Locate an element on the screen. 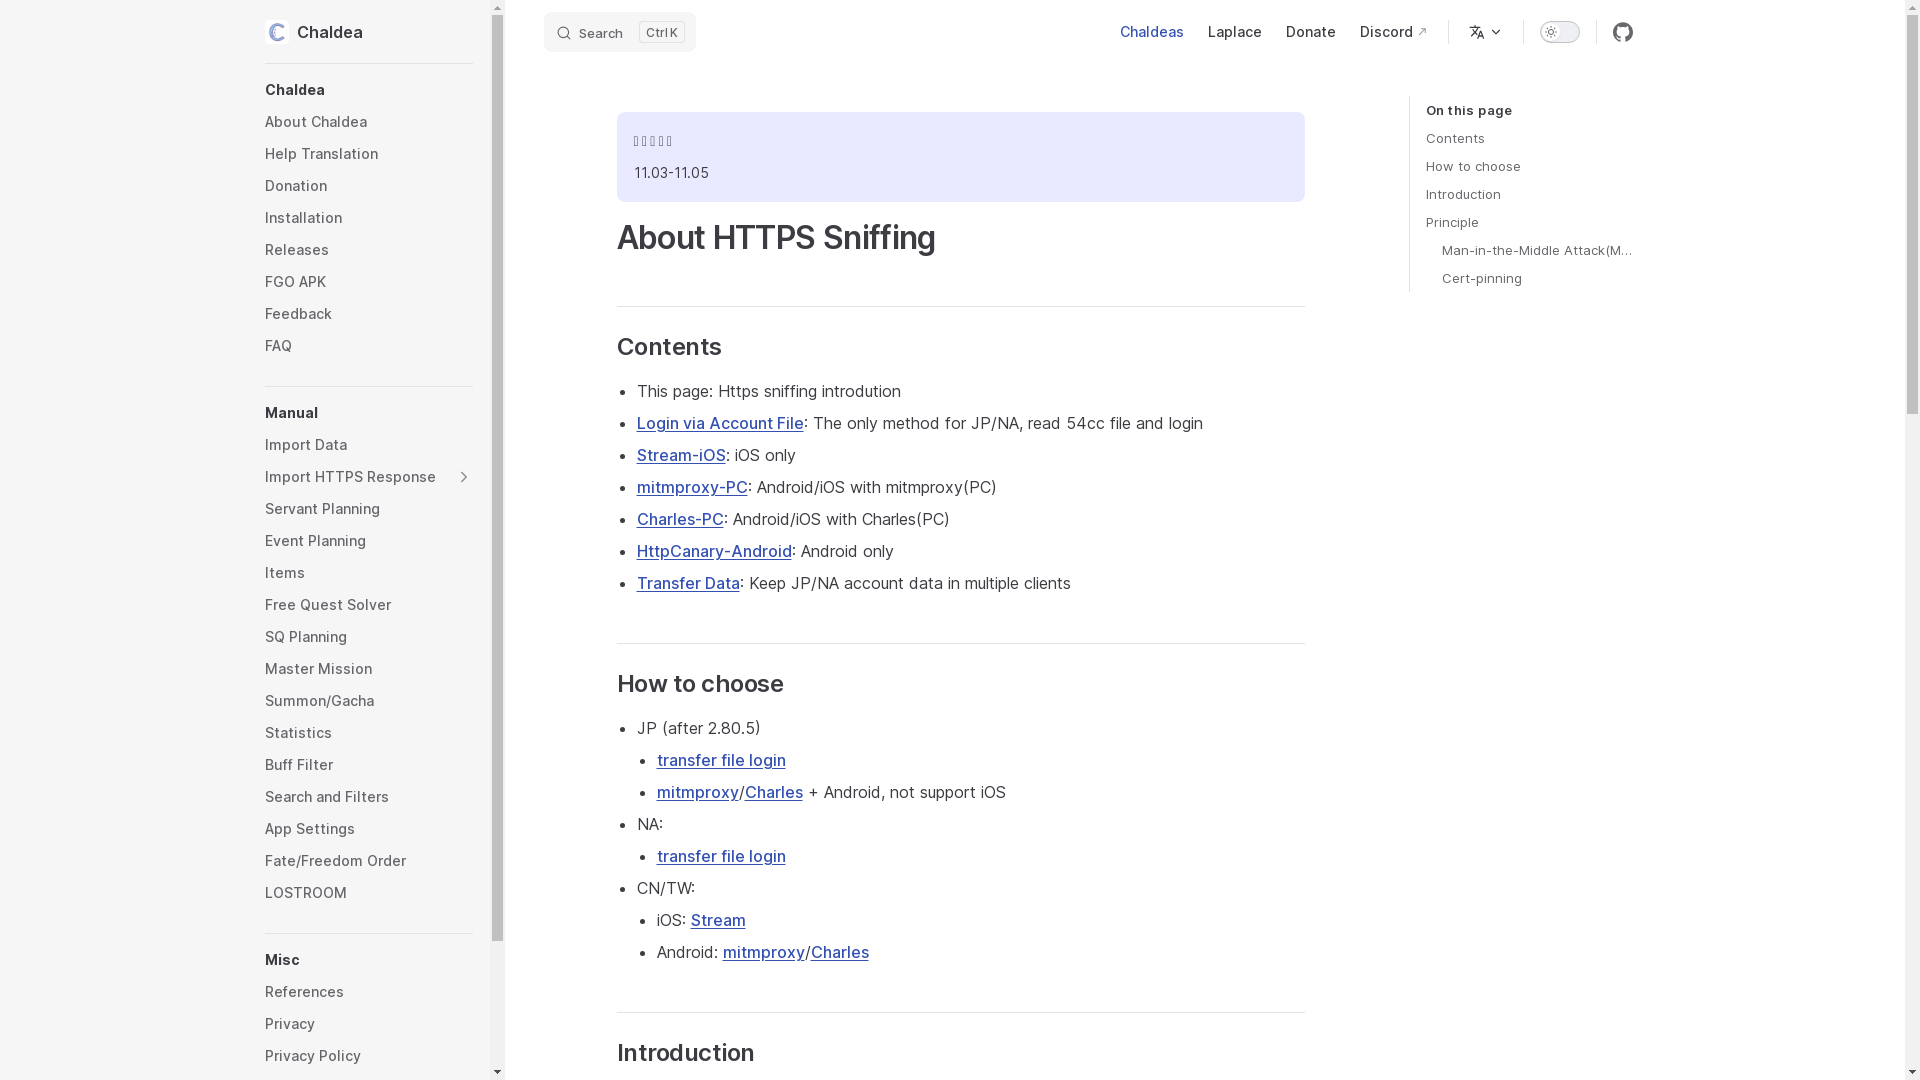 This screenshot has width=1920, height=1080. 'Releases' is located at coordinates (368, 249).